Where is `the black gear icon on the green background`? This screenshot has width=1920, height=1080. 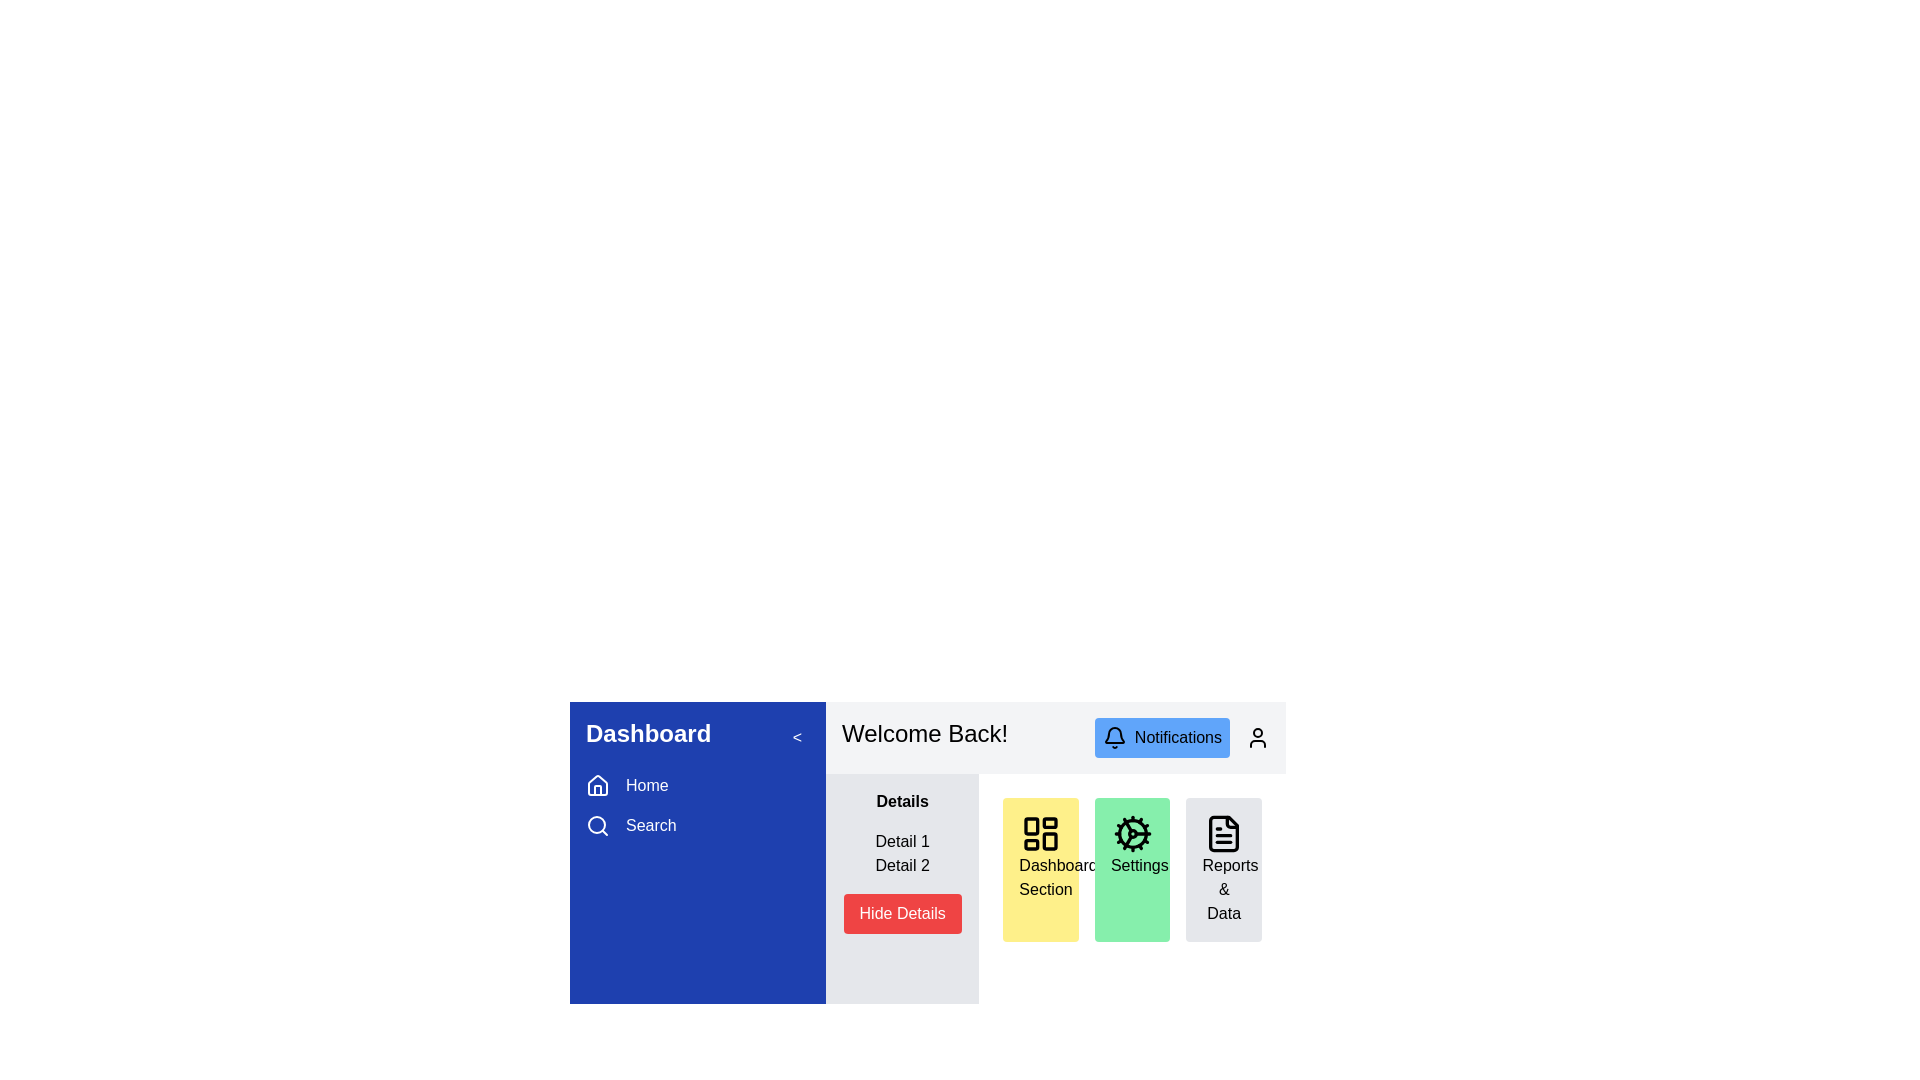 the black gear icon on the green background is located at coordinates (1132, 833).